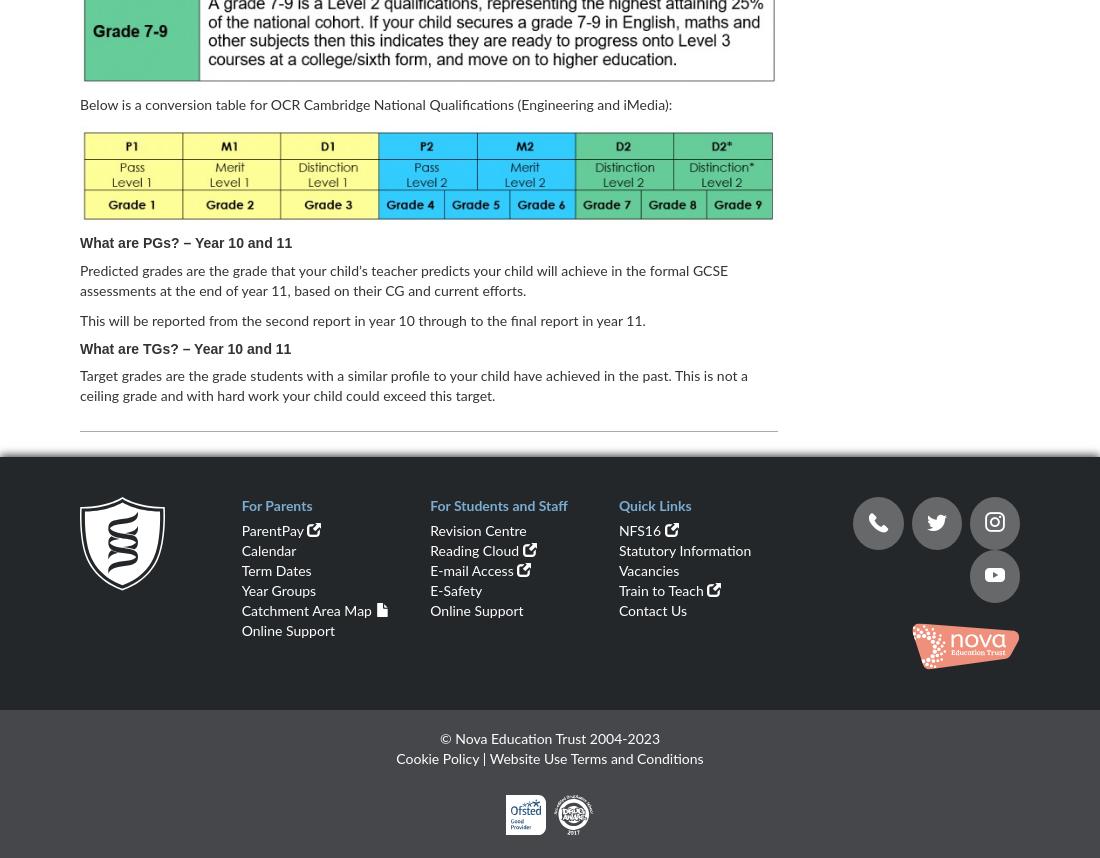  I want to click on '|', so click(484, 759).